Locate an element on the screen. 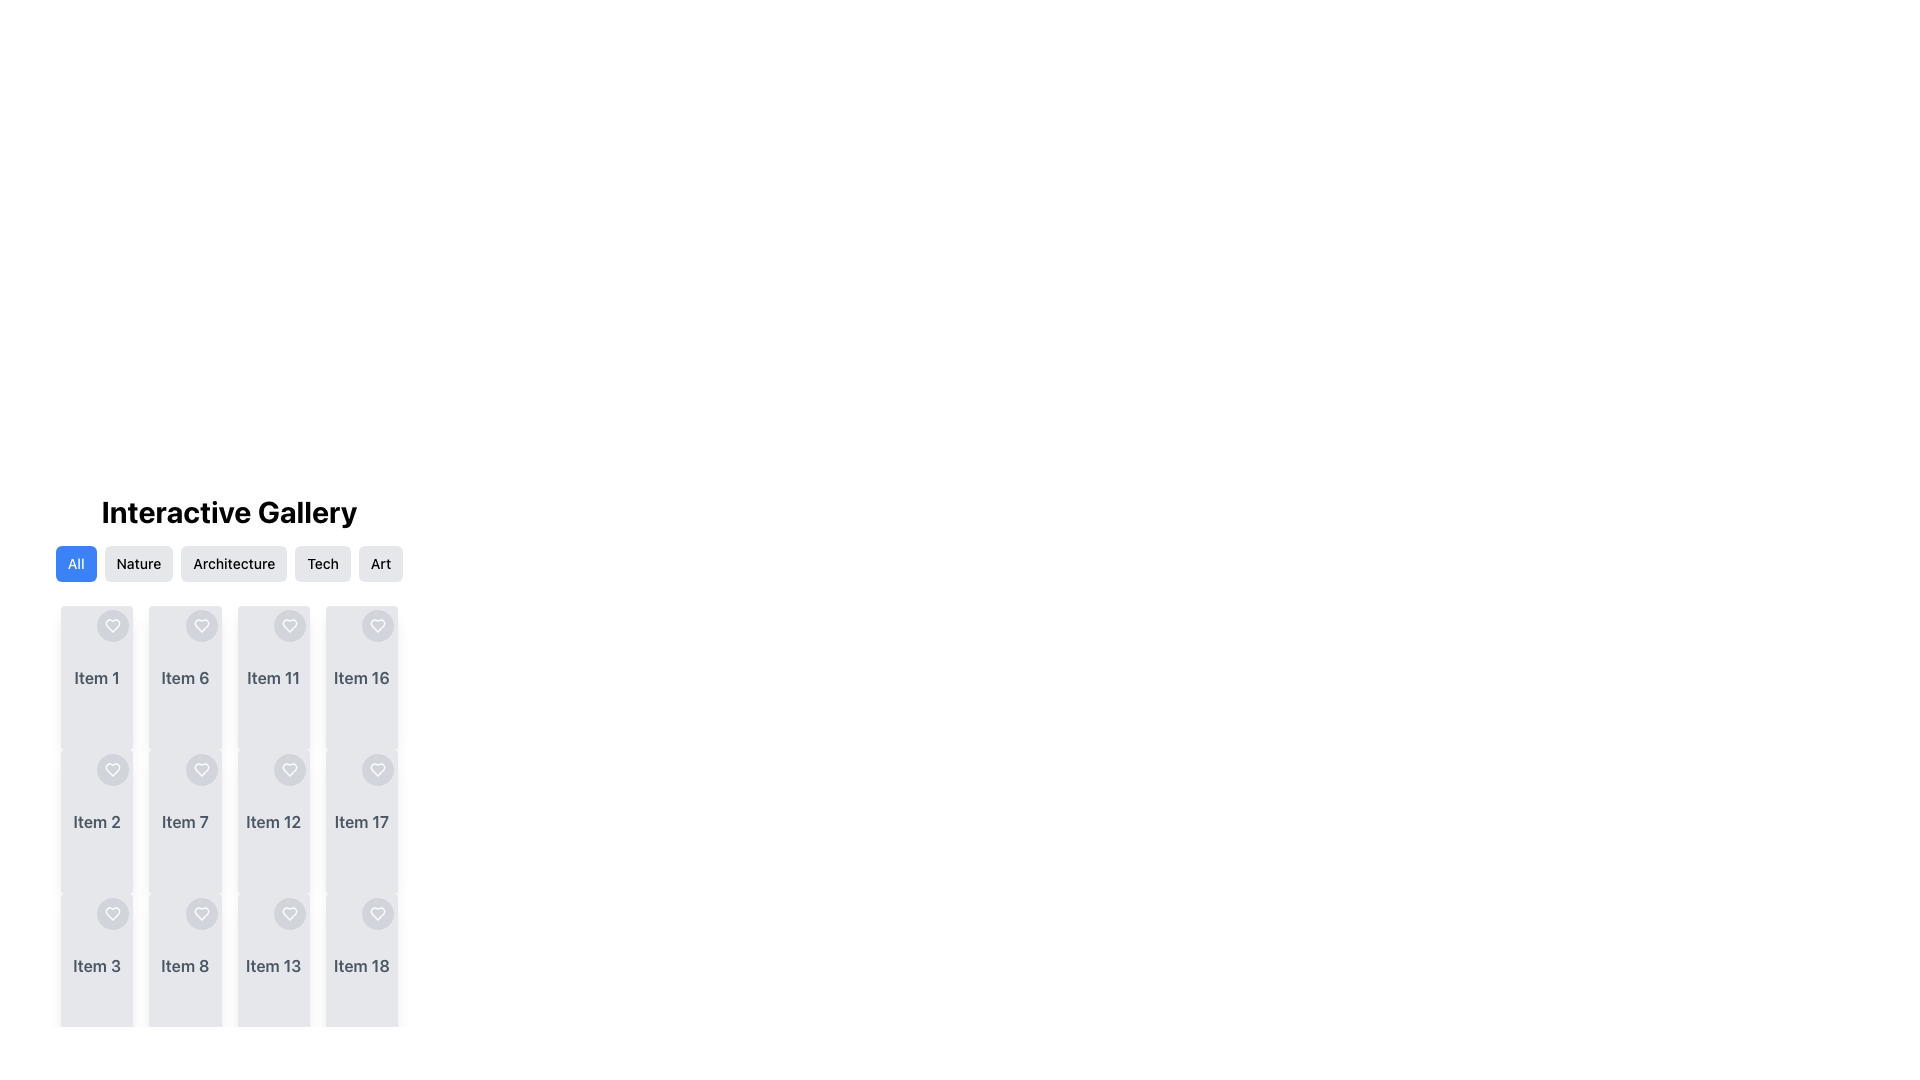  the text label in the second card of the second row under the 'Interactive Gallery' is located at coordinates (185, 677).